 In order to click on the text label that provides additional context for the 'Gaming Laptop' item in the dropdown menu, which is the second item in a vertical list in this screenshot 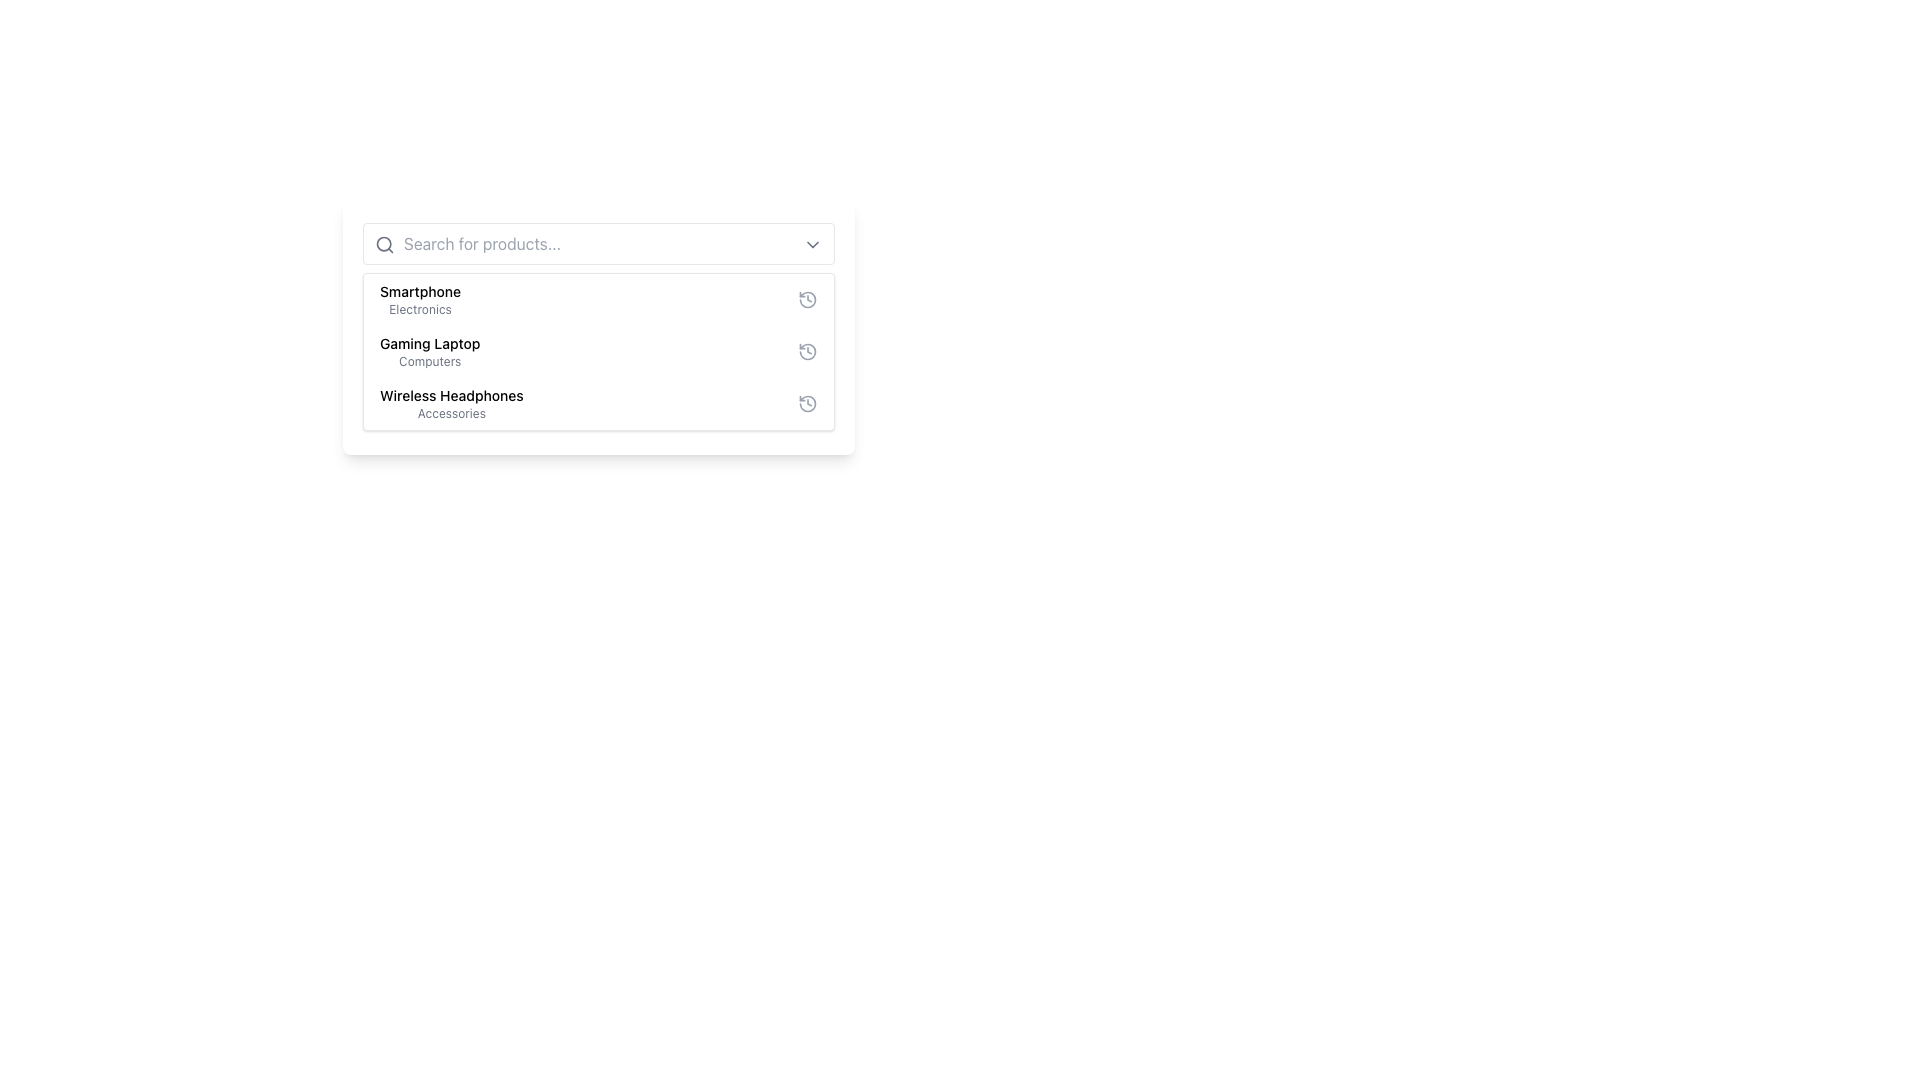, I will do `click(429, 362)`.